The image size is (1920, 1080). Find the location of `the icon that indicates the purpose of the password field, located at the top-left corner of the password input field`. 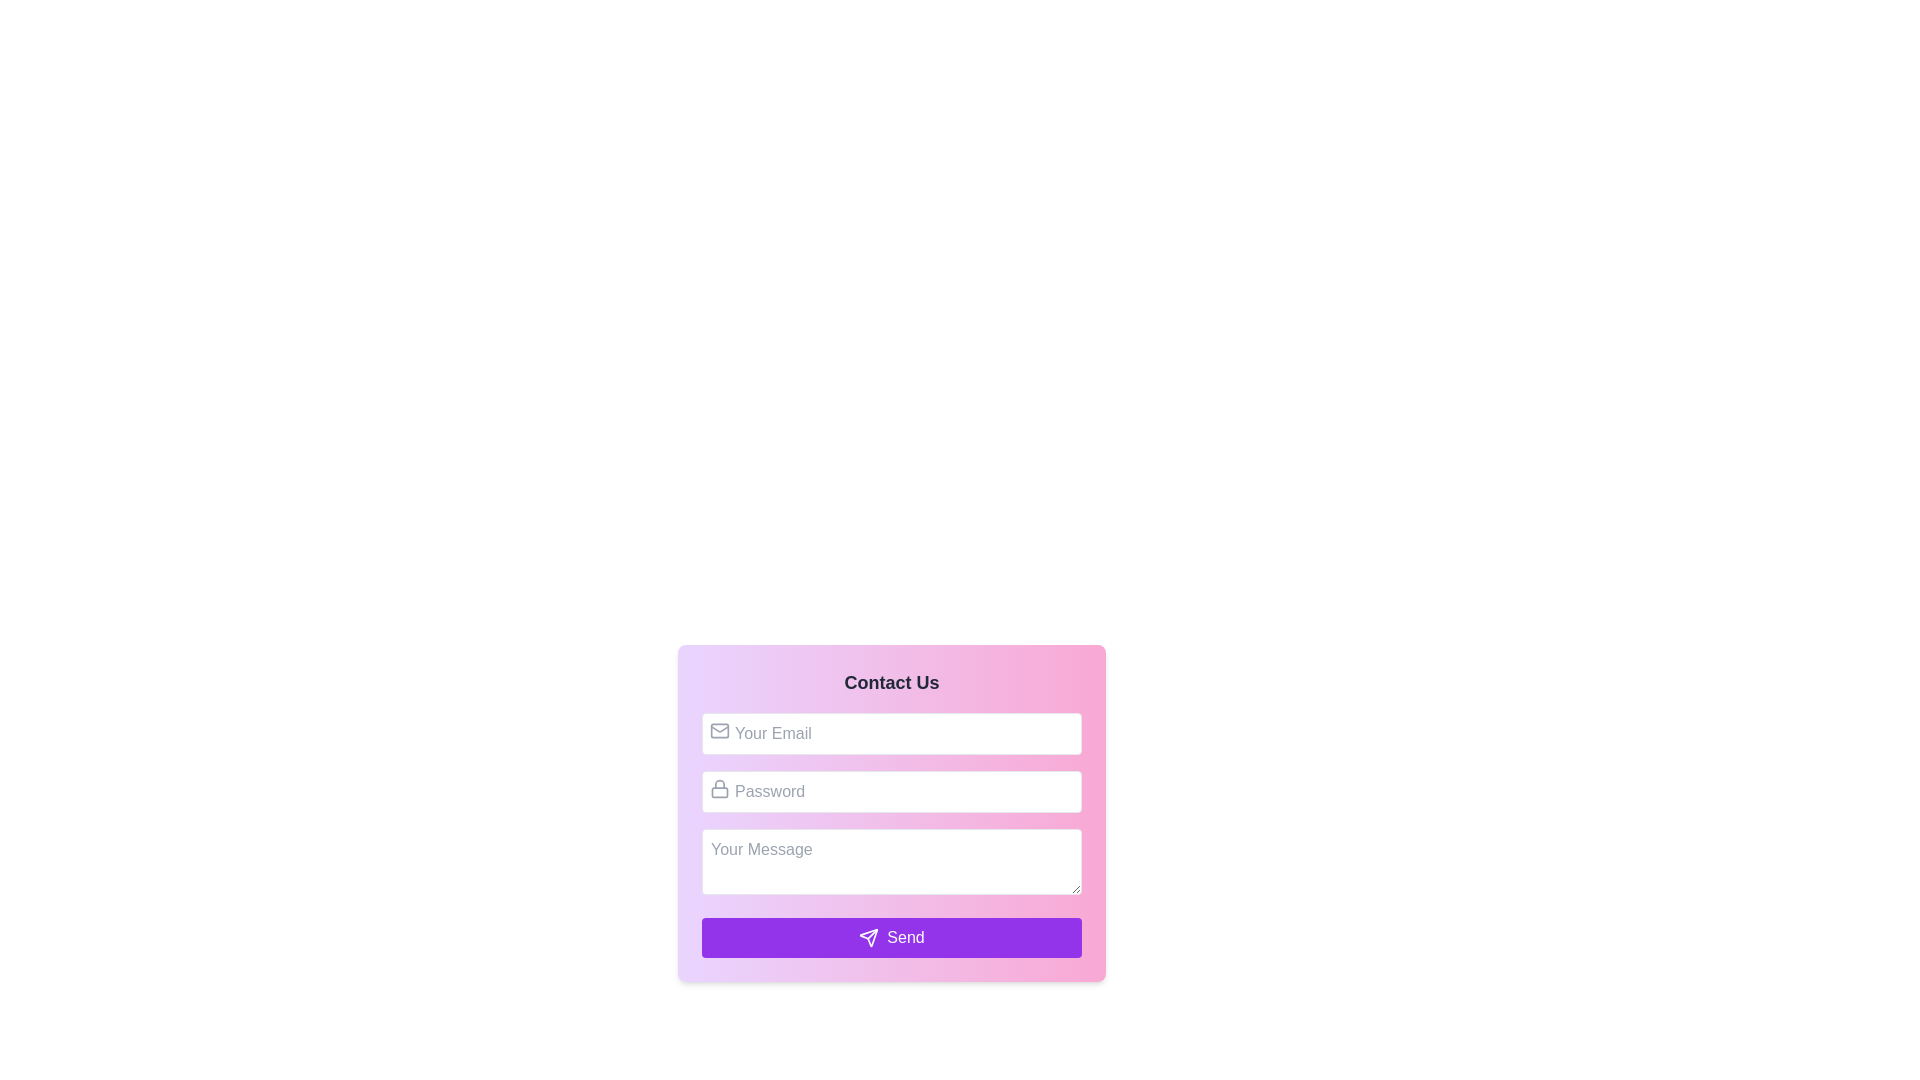

the icon that indicates the purpose of the password field, located at the top-left corner of the password input field is located at coordinates (720, 788).